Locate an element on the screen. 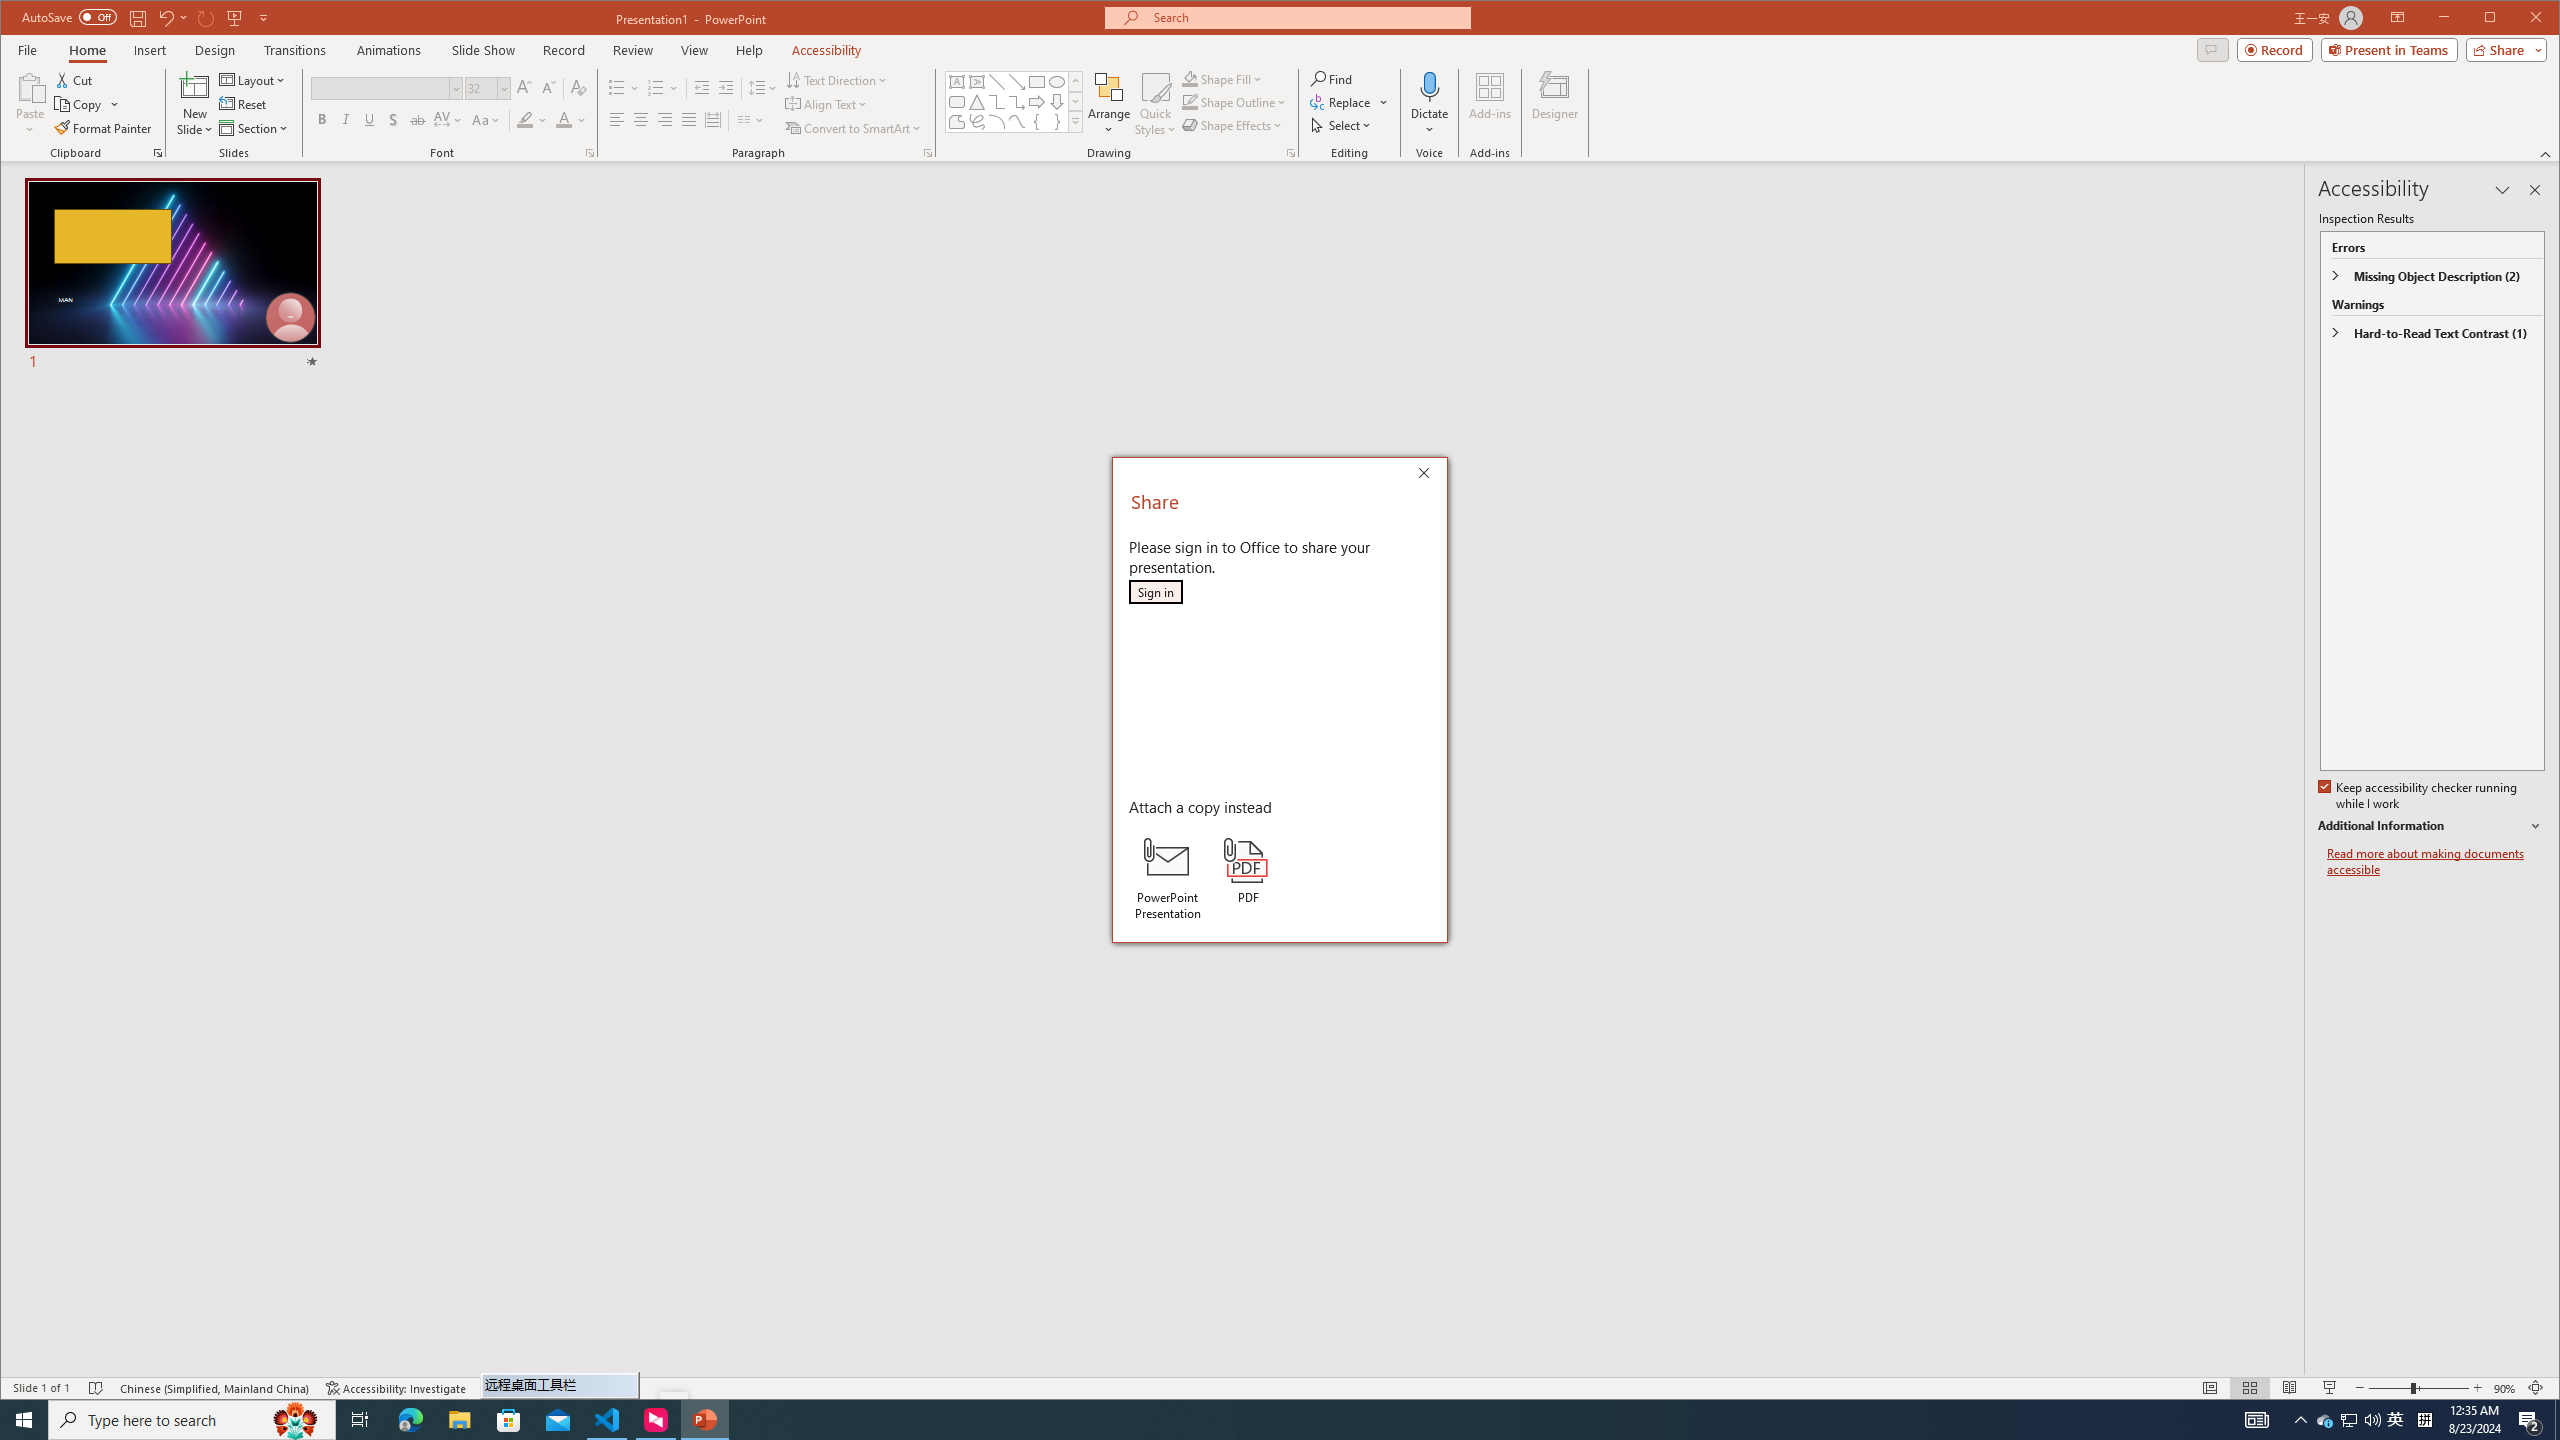 The height and width of the screenshot is (1440, 2560). 'AutomationID: 4105' is located at coordinates (2255, 1418).